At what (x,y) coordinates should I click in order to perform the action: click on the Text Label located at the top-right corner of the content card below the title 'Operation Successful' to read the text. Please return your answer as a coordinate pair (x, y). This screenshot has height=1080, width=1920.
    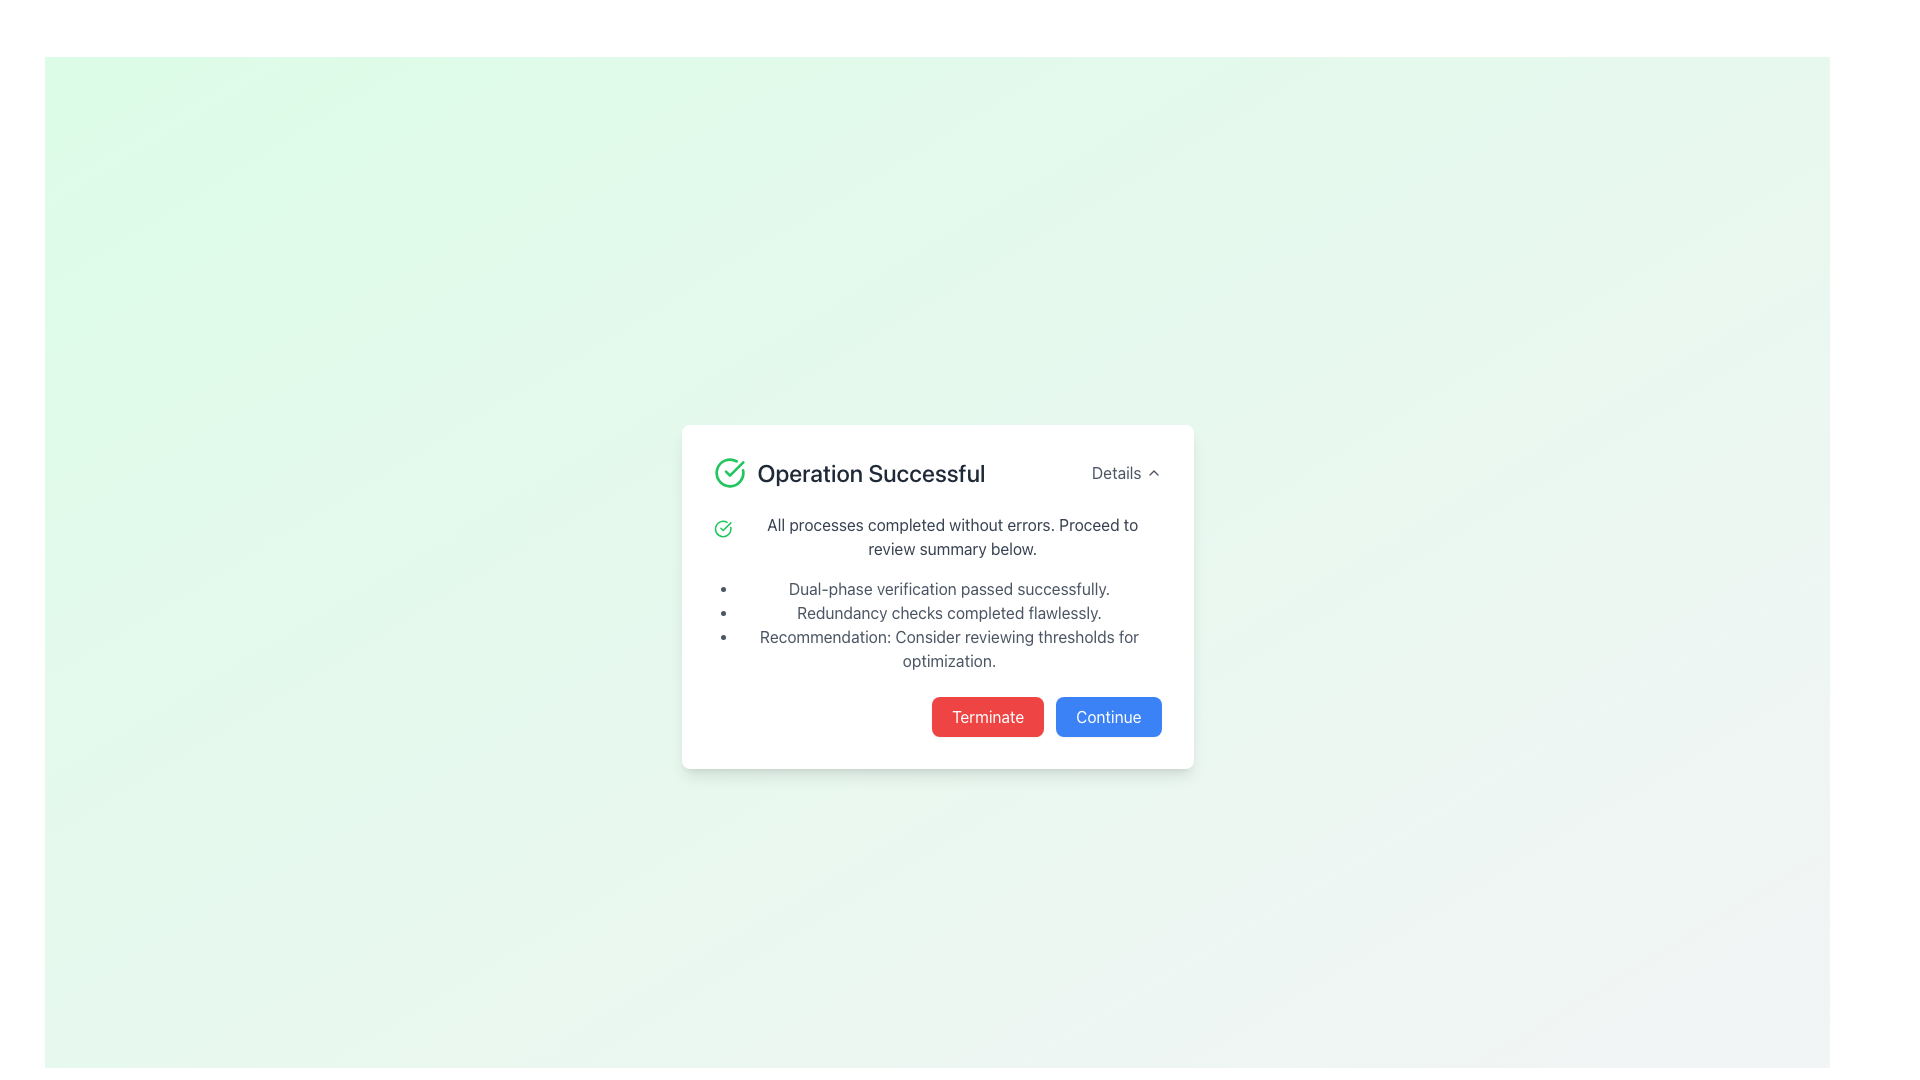
    Looking at the image, I should click on (1115, 473).